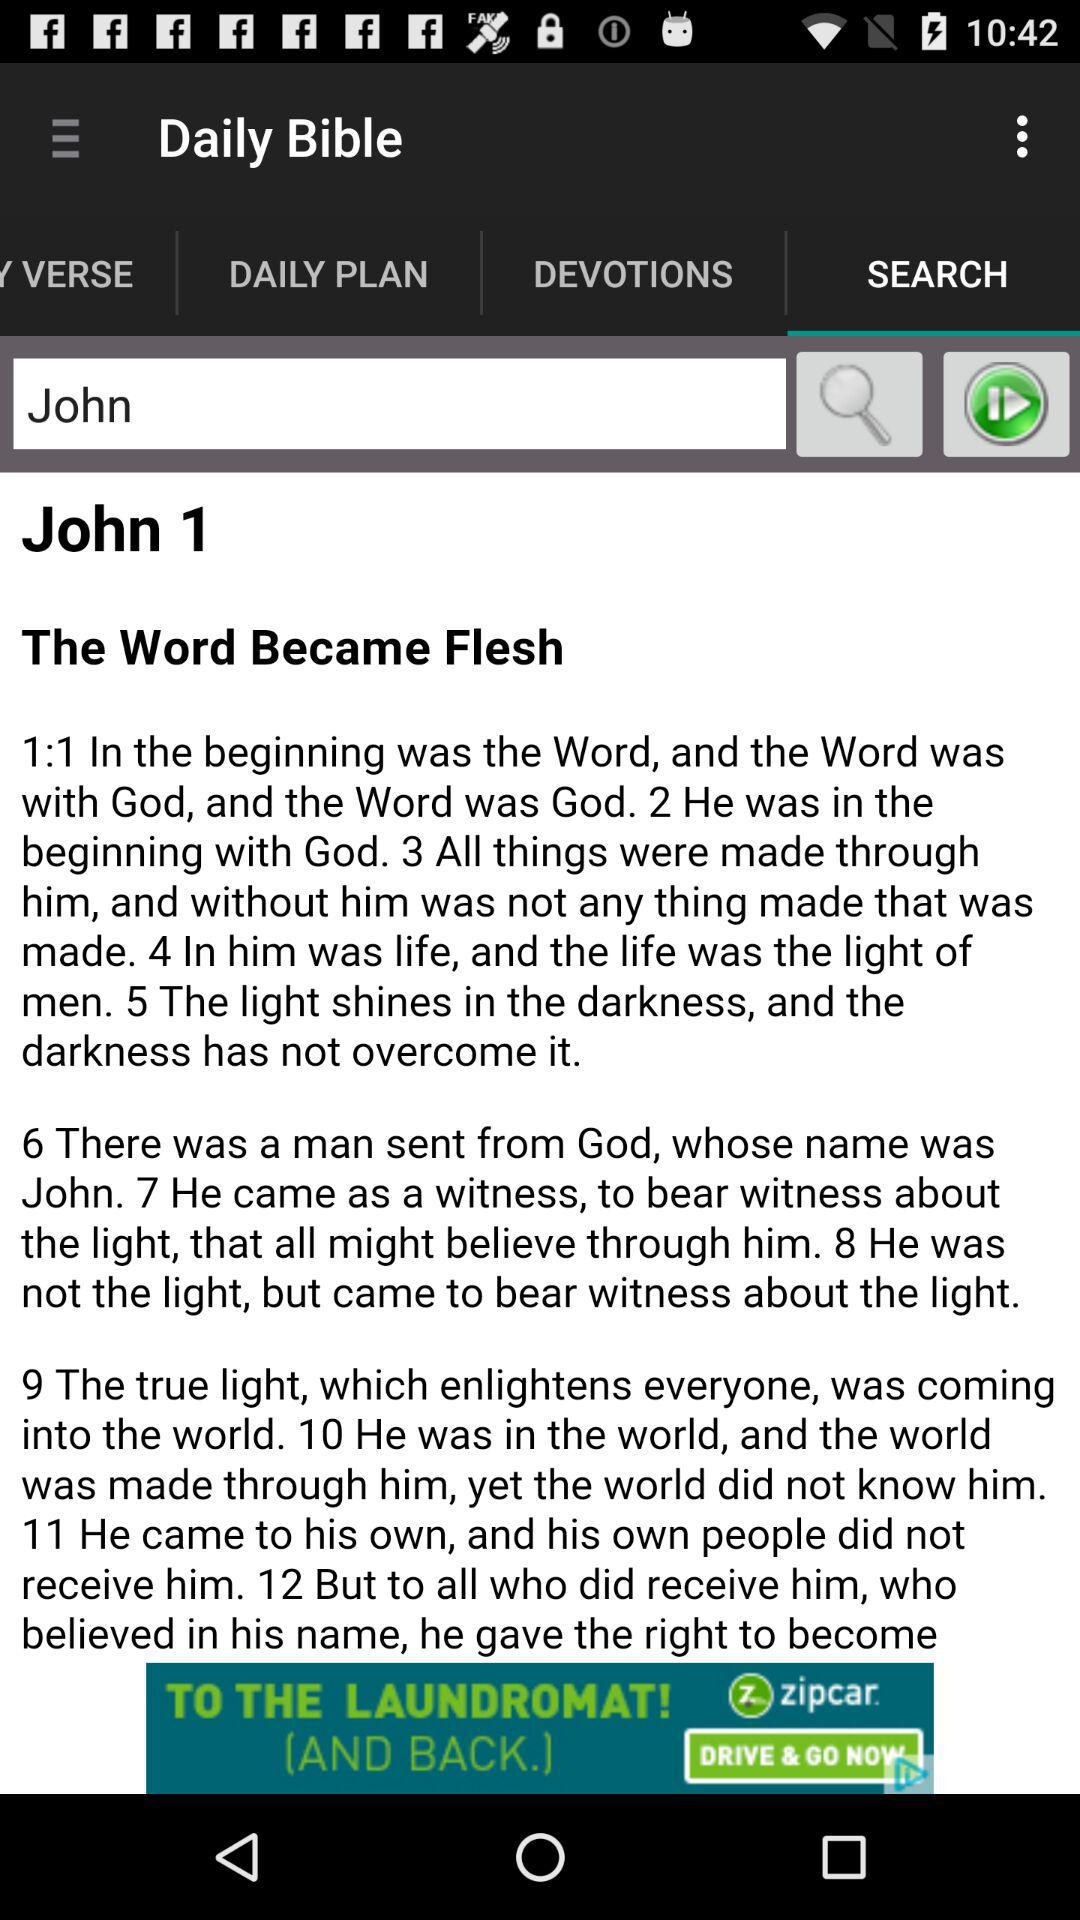  I want to click on the play icon, so click(1006, 431).